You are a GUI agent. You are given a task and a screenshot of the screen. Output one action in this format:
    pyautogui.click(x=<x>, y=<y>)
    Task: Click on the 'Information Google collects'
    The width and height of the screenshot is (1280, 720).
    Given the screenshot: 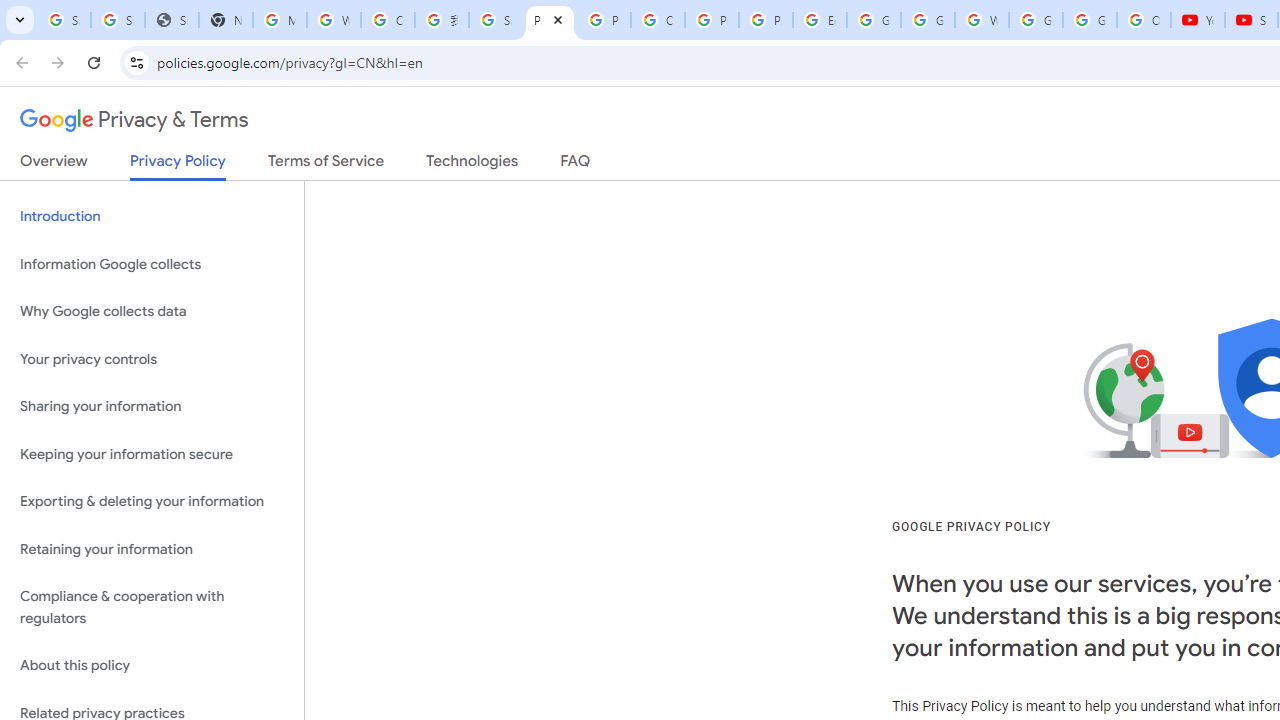 What is the action you would take?
    pyautogui.click(x=151, y=263)
    